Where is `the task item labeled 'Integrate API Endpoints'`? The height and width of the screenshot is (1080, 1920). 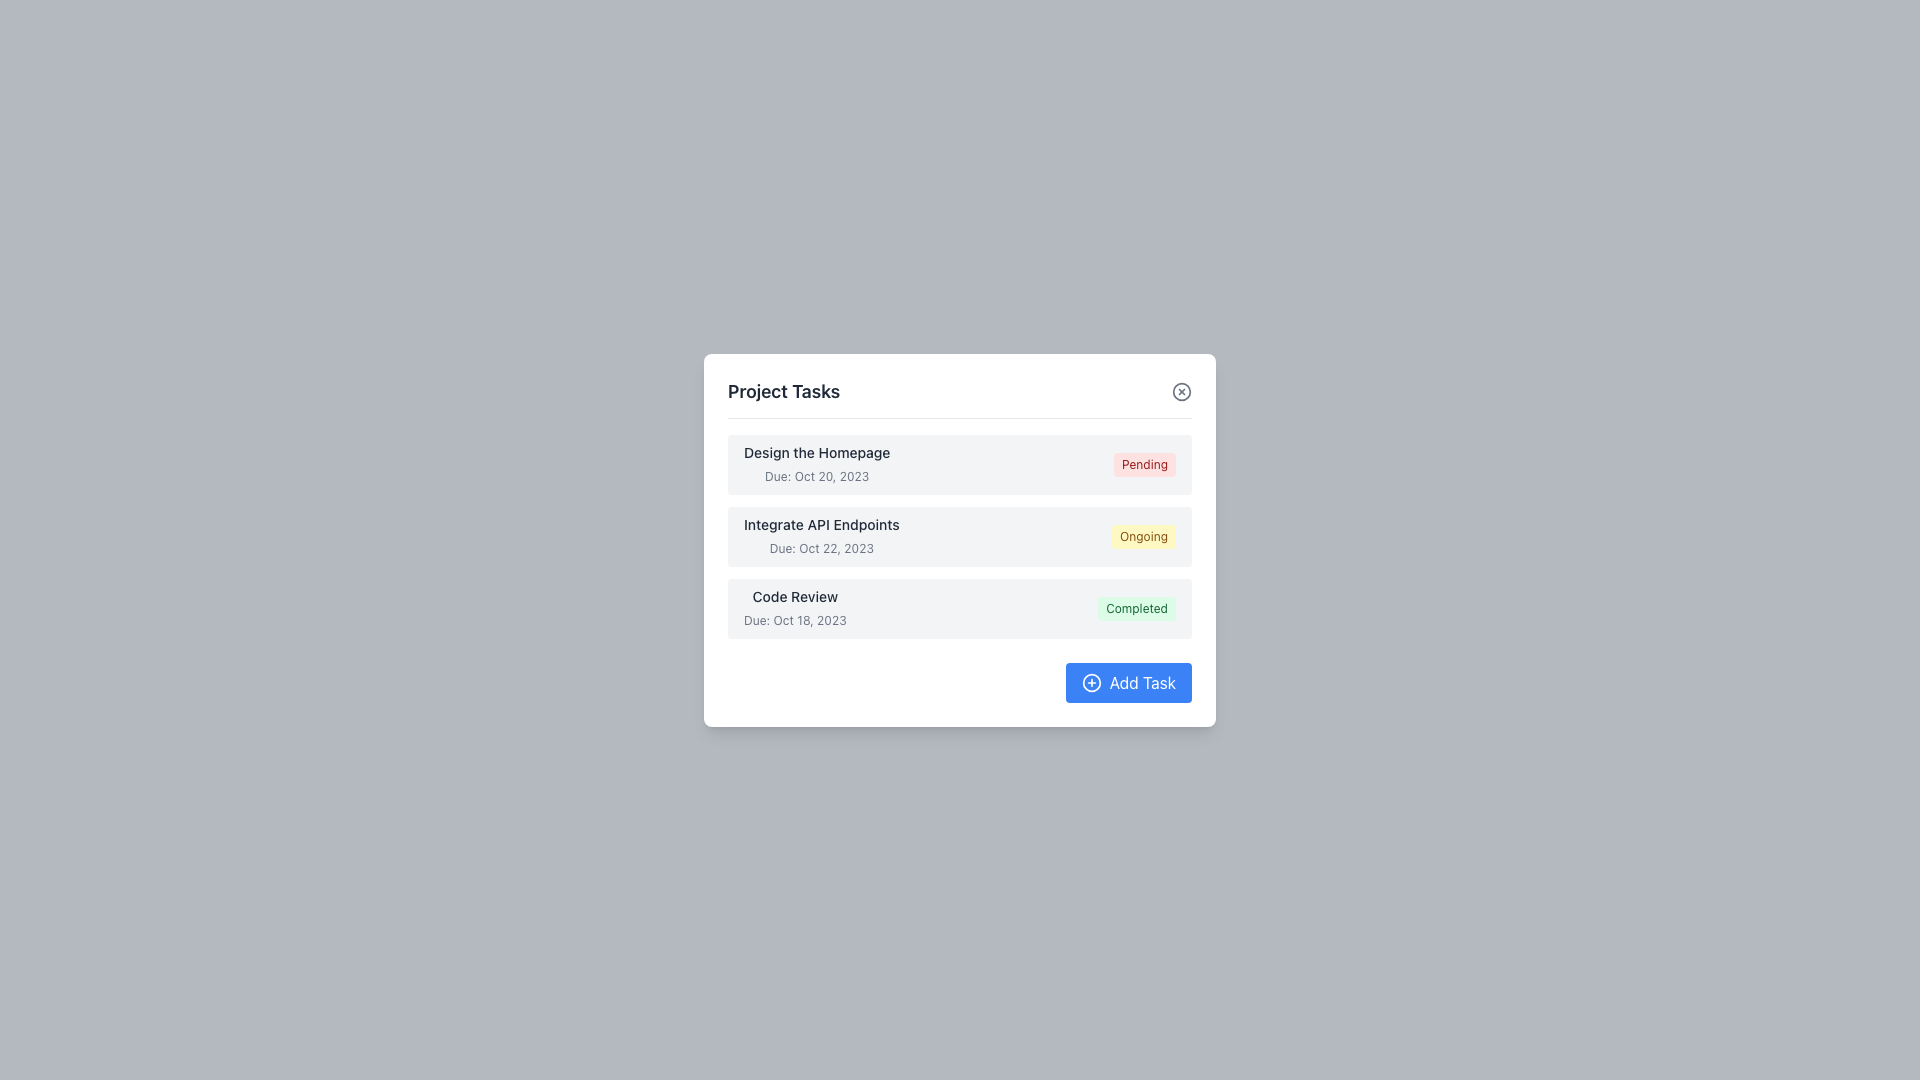 the task item labeled 'Integrate API Endpoints' is located at coordinates (960, 535).